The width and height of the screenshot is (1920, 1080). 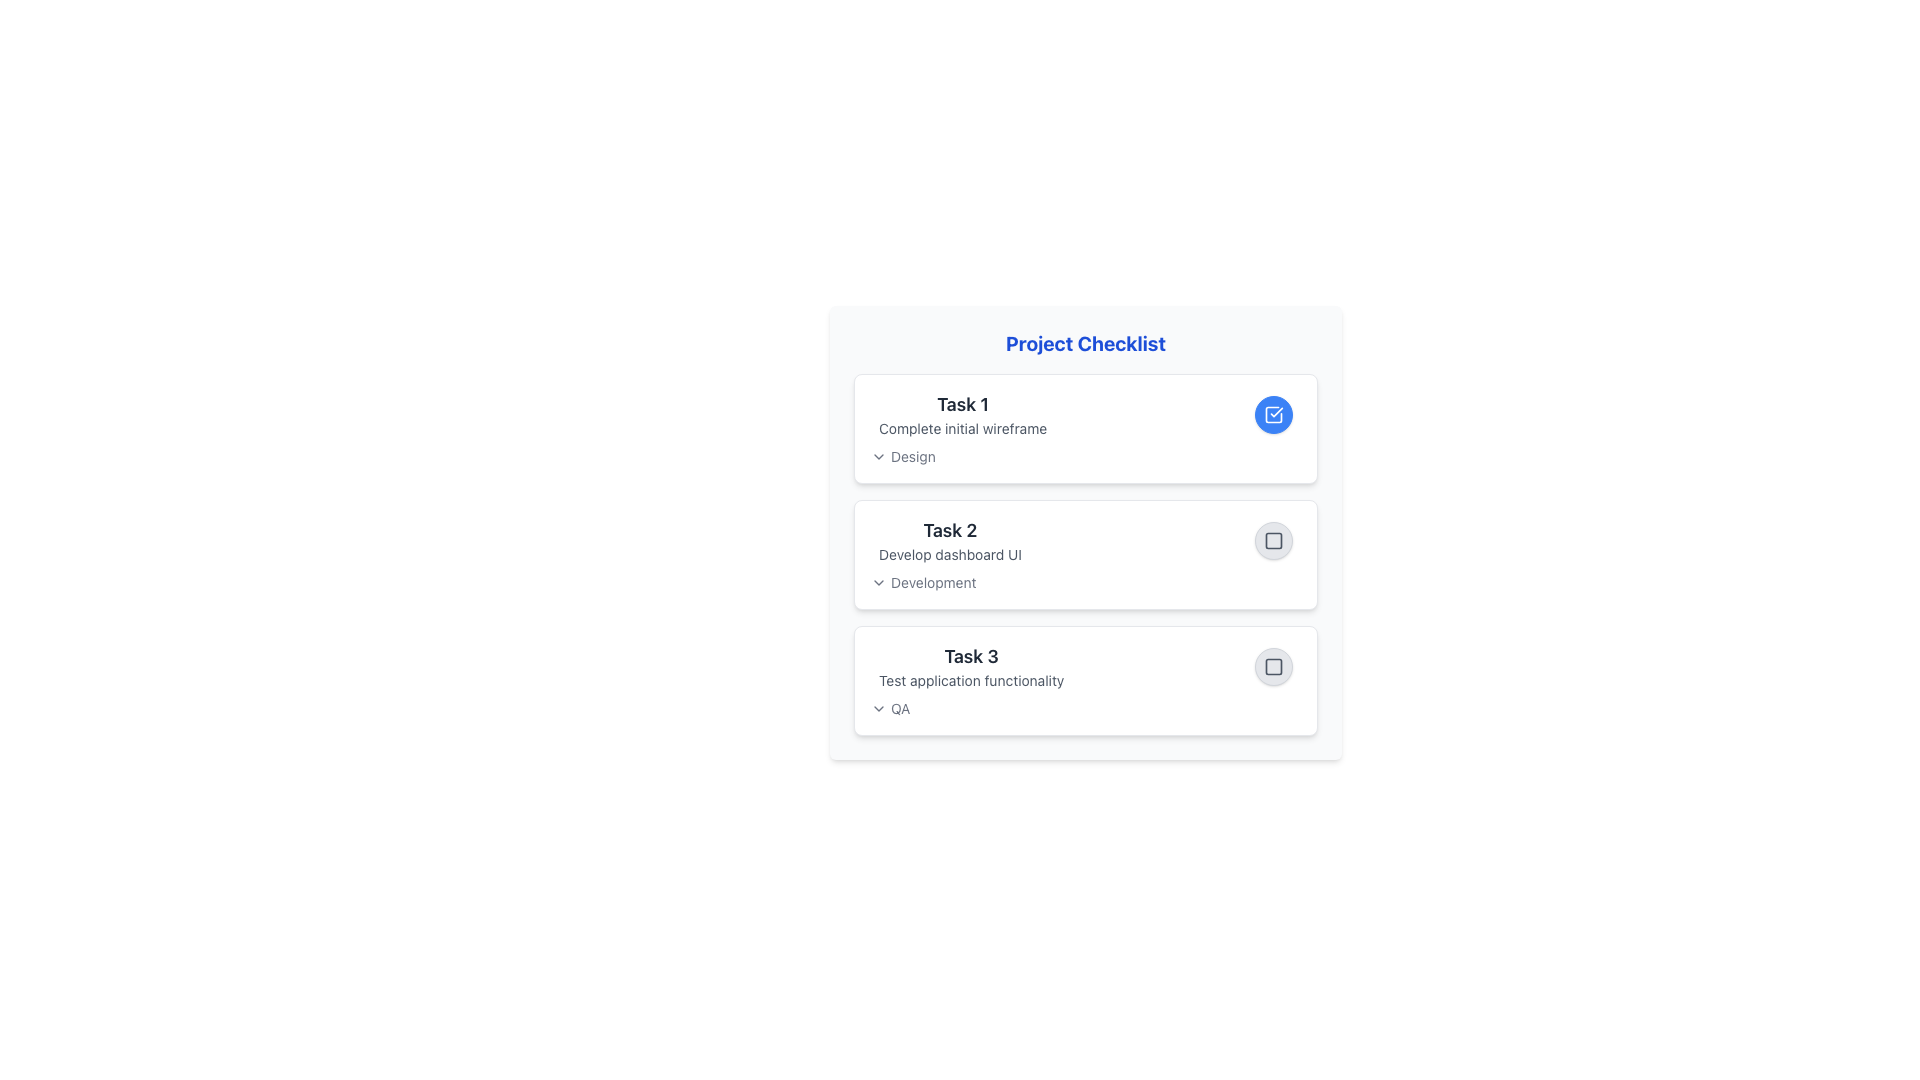 What do you see at coordinates (878, 456) in the screenshot?
I see `the downward-pointing chevron icon located to the left of the word 'Design' in the 'Task 1' task box` at bounding box center [878, 456].